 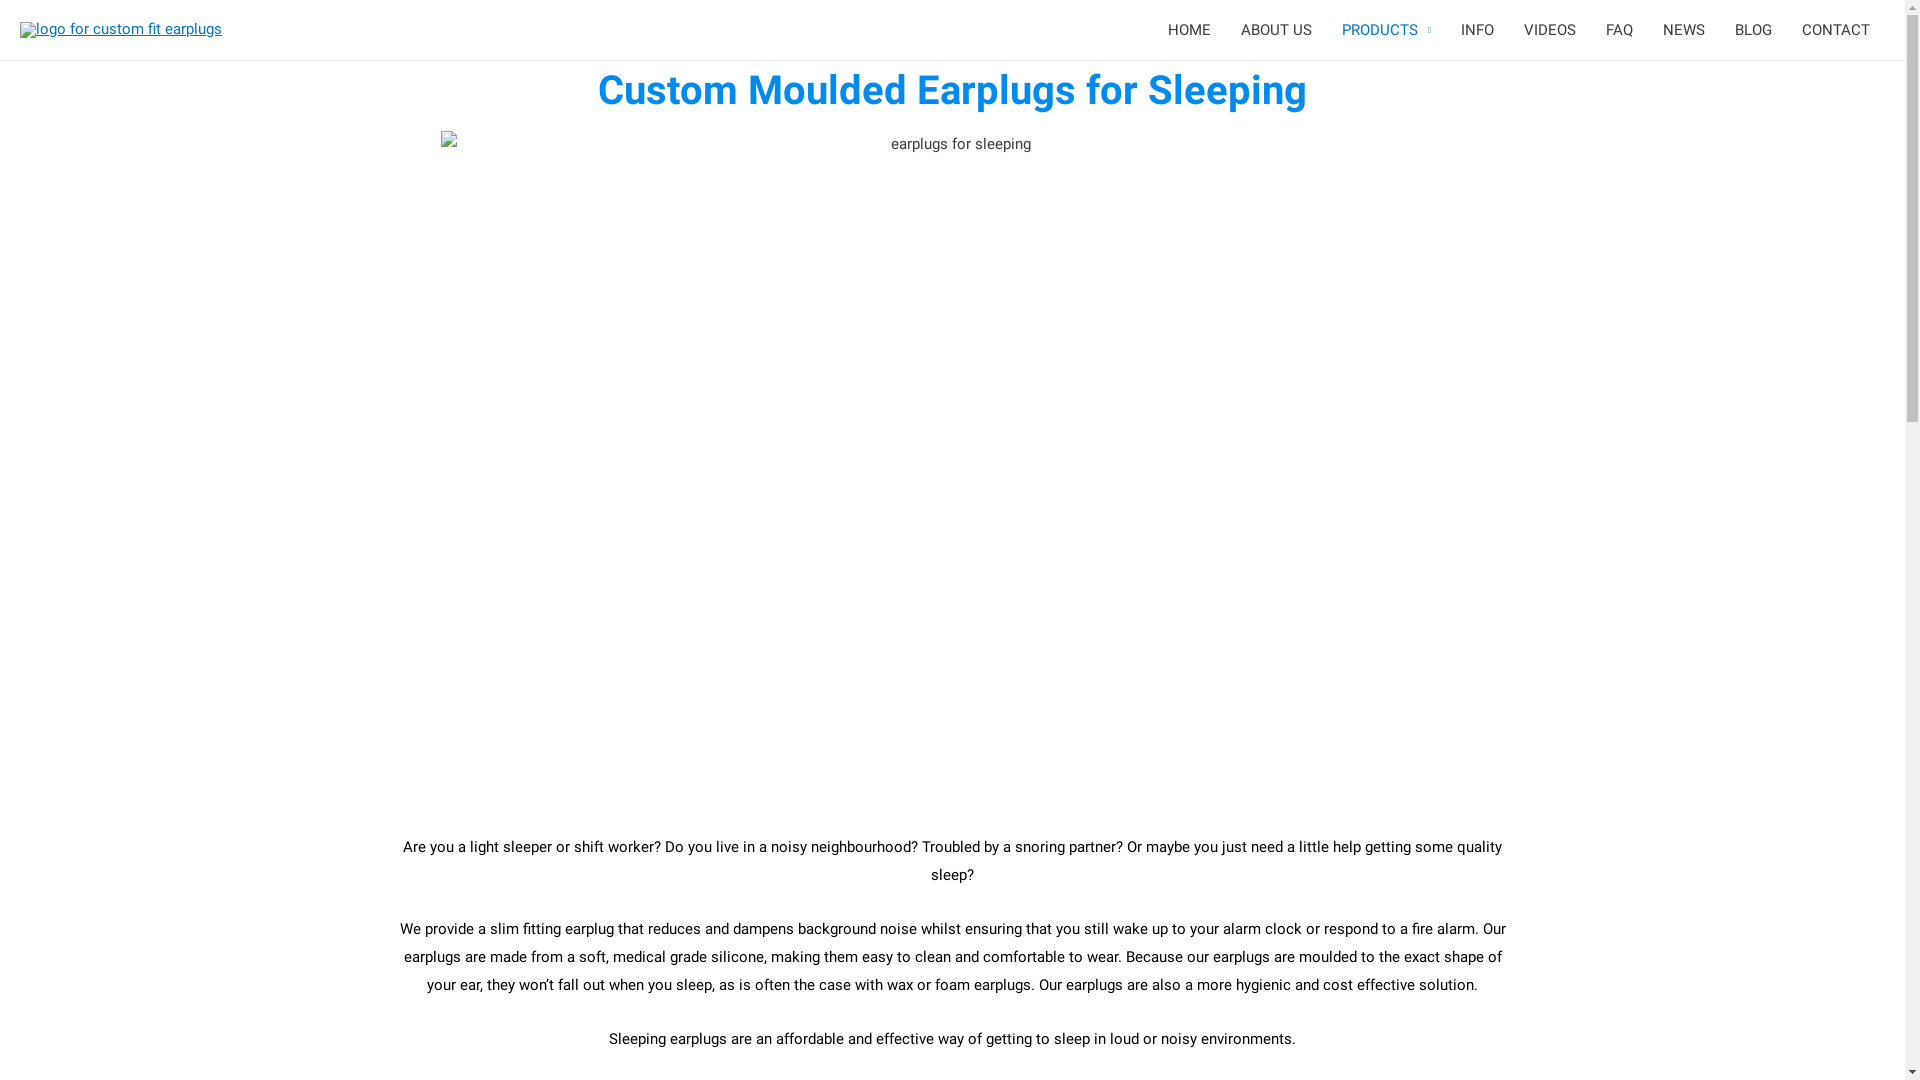 I want to click on 'ABOUT US', so click(x=1275, y=30).